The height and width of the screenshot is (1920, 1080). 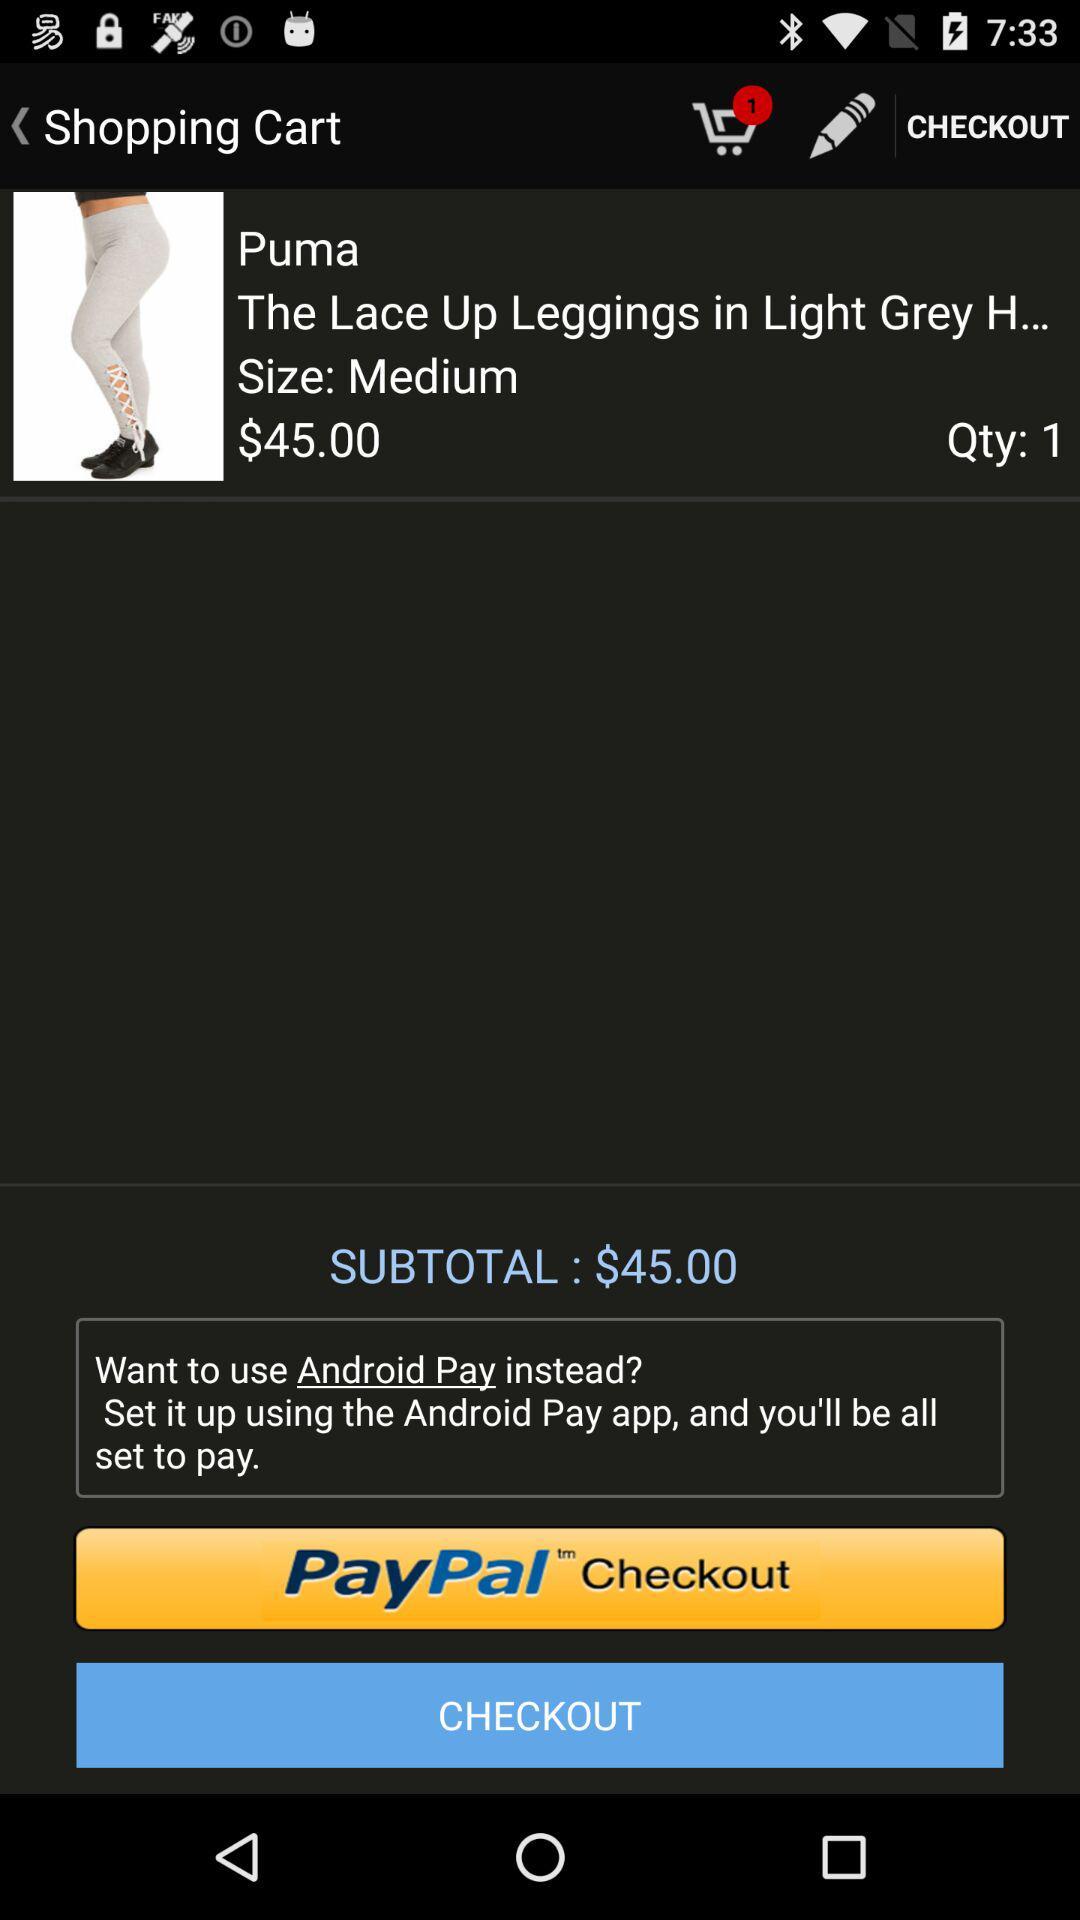 What do you see at coordinates (727, 124) in the screenshot?
I see `the icon which is right to the text shopping cart` at bounding box center [727, 124].